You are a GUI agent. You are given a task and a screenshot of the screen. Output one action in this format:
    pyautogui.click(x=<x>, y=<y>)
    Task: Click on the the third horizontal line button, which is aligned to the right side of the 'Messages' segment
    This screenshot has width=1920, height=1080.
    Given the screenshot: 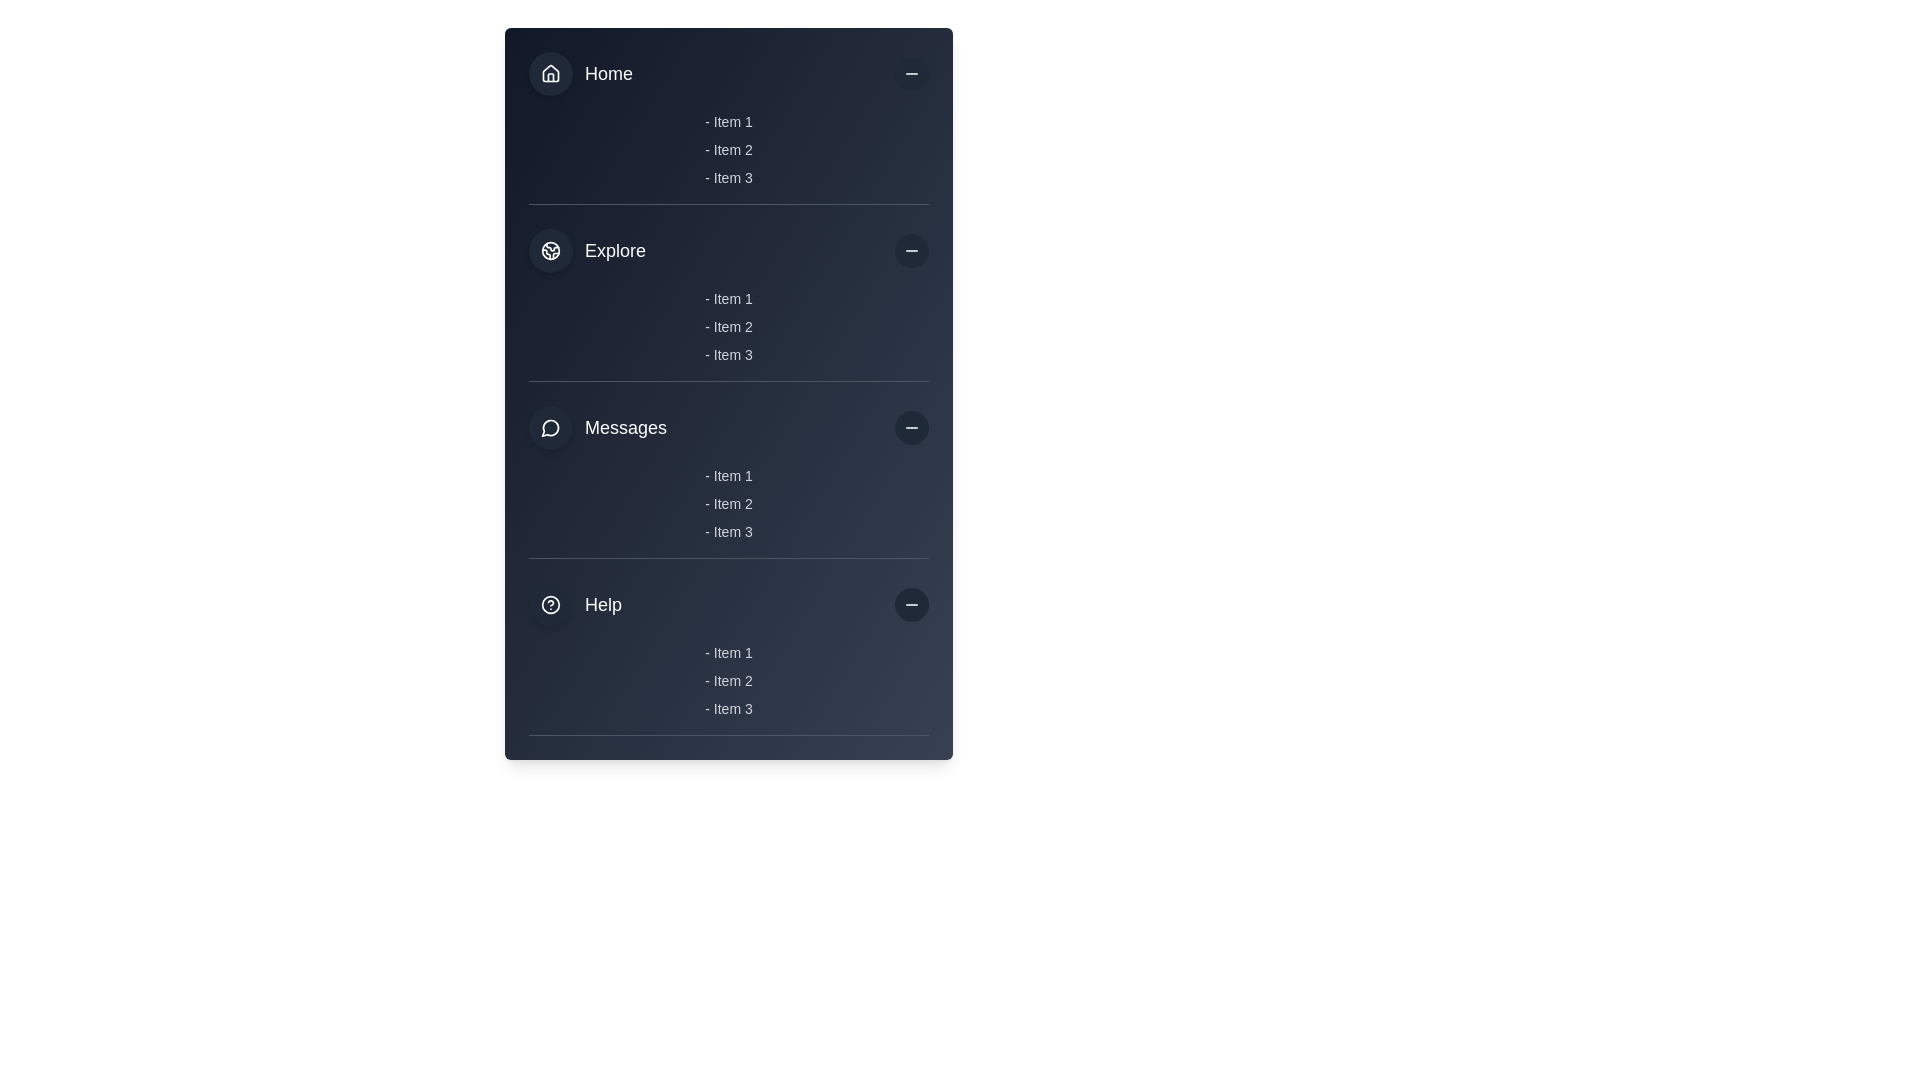 What is the action you would take?
    pyautogui.click(x=911, y=427)
    